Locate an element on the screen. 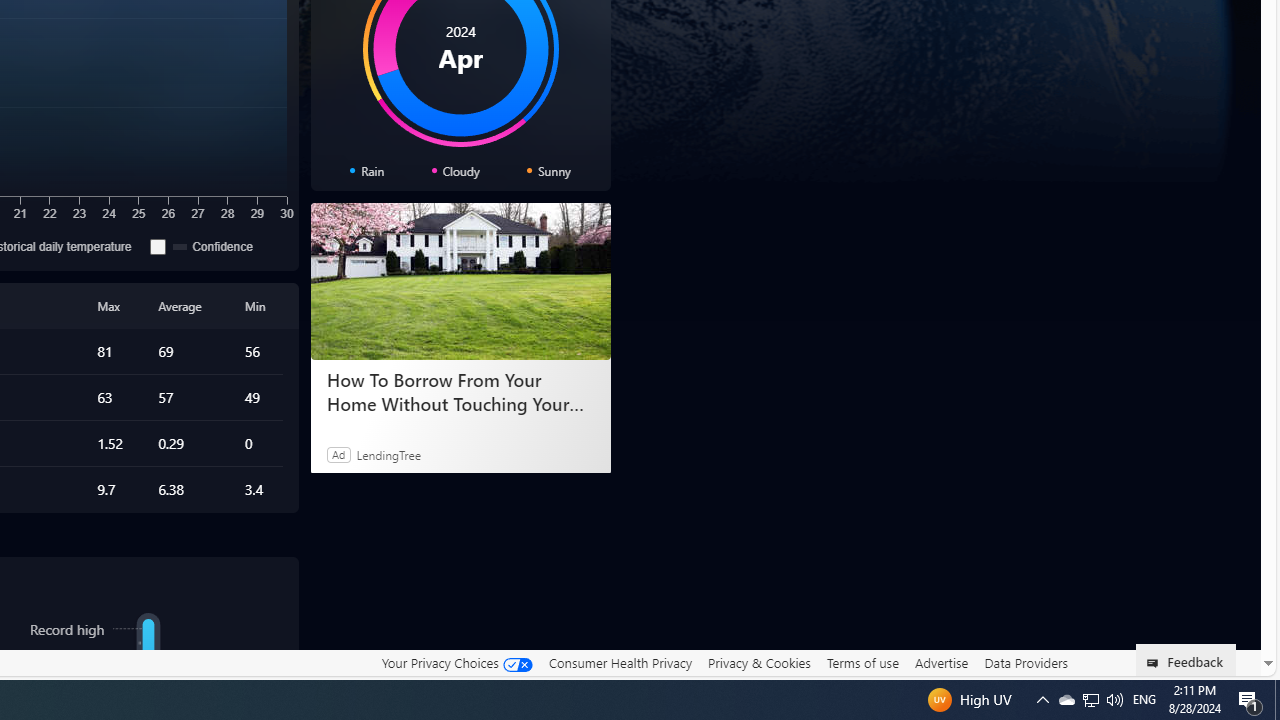 This screenshot has width=1280, height=720. 'Confidence' is located at coordinates (214, 245).